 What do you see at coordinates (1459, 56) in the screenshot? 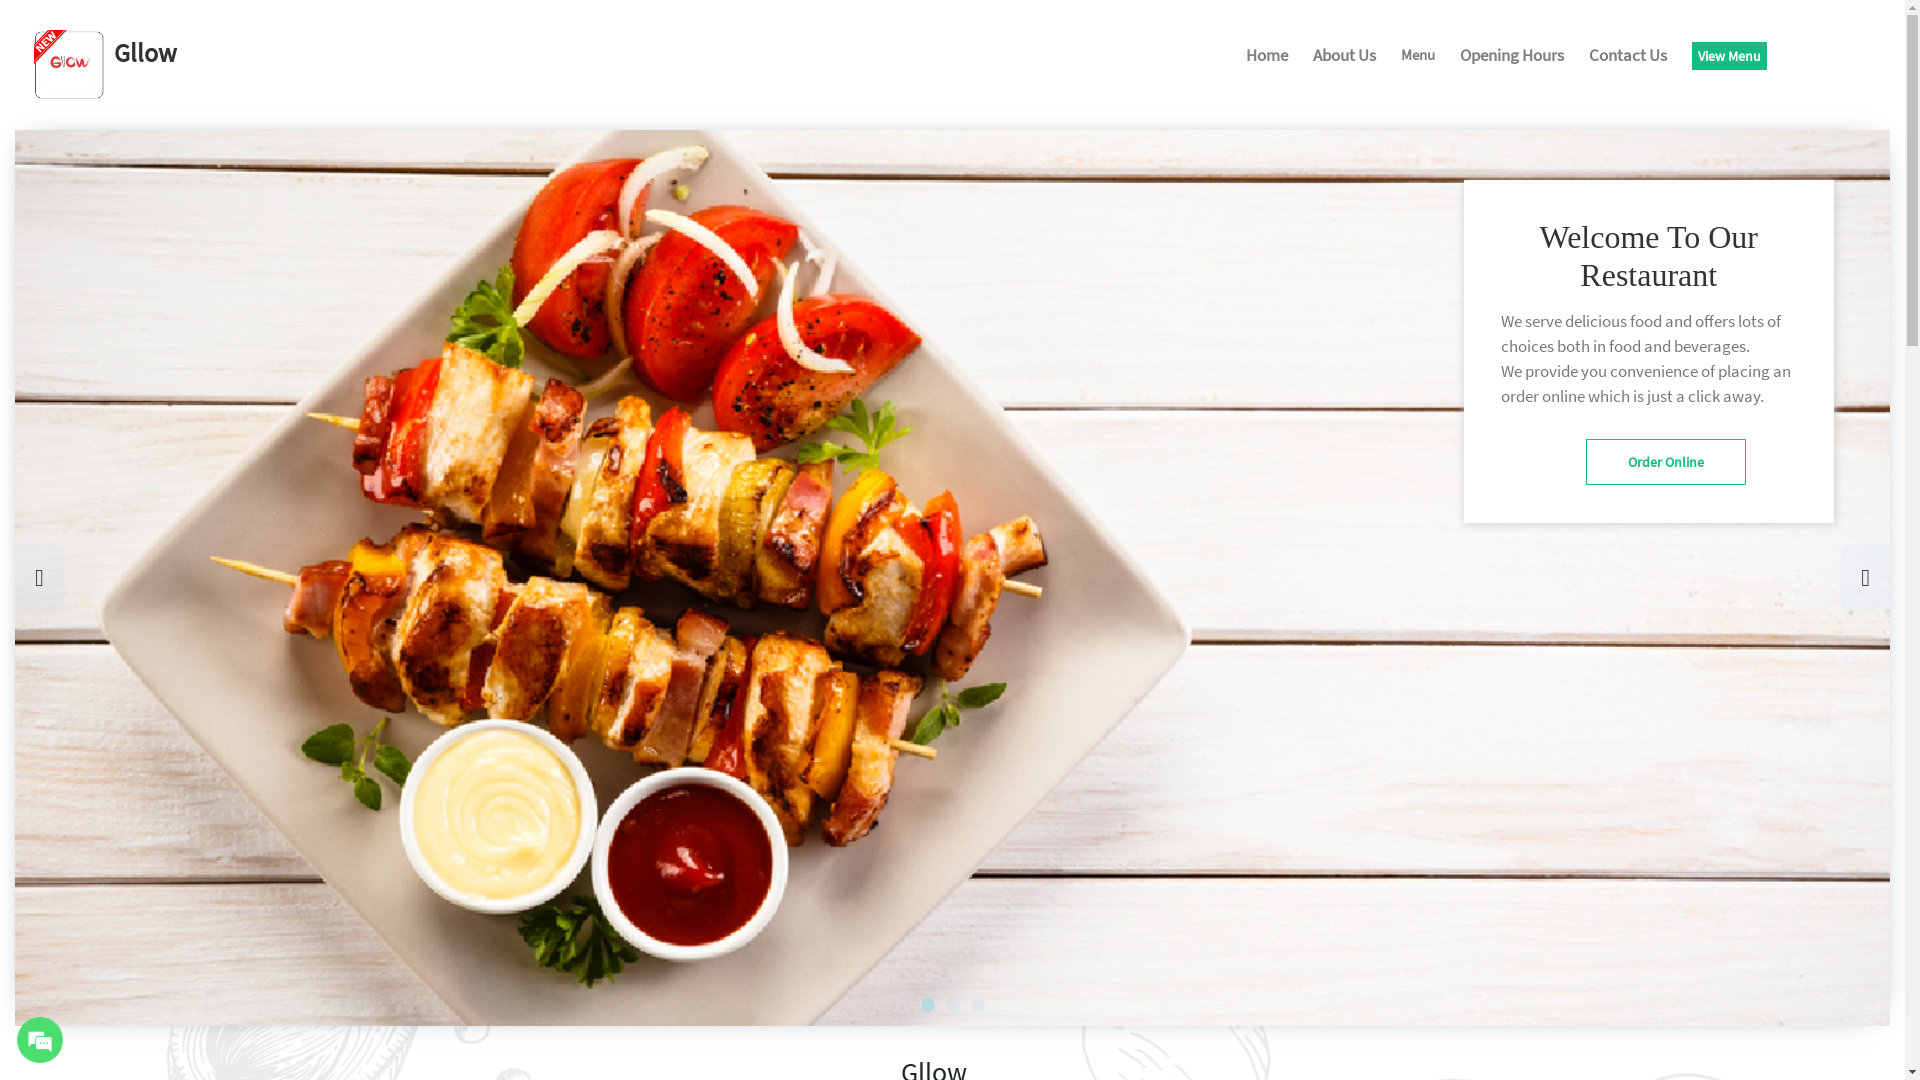
I see `'Opening Hours'` at bounding box center [1459, 56].